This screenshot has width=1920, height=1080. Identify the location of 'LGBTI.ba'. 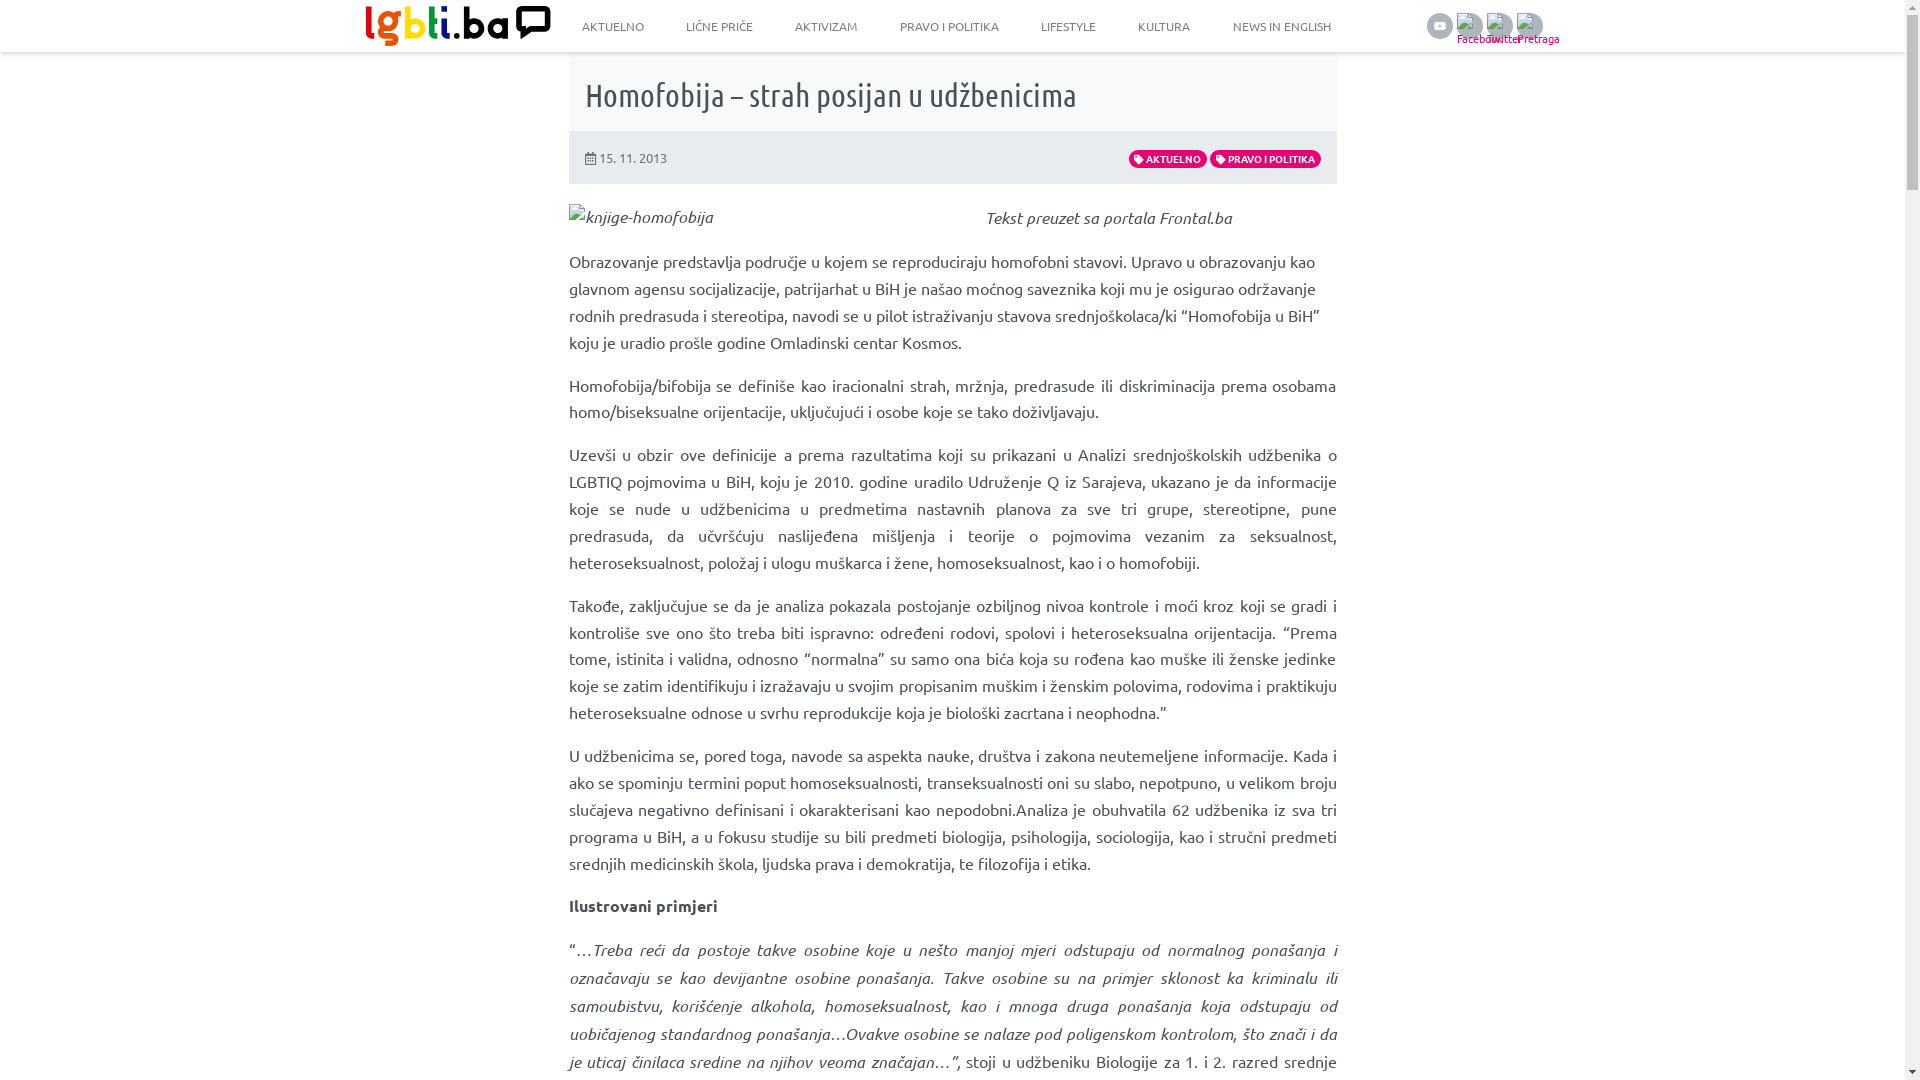
(450, 26).